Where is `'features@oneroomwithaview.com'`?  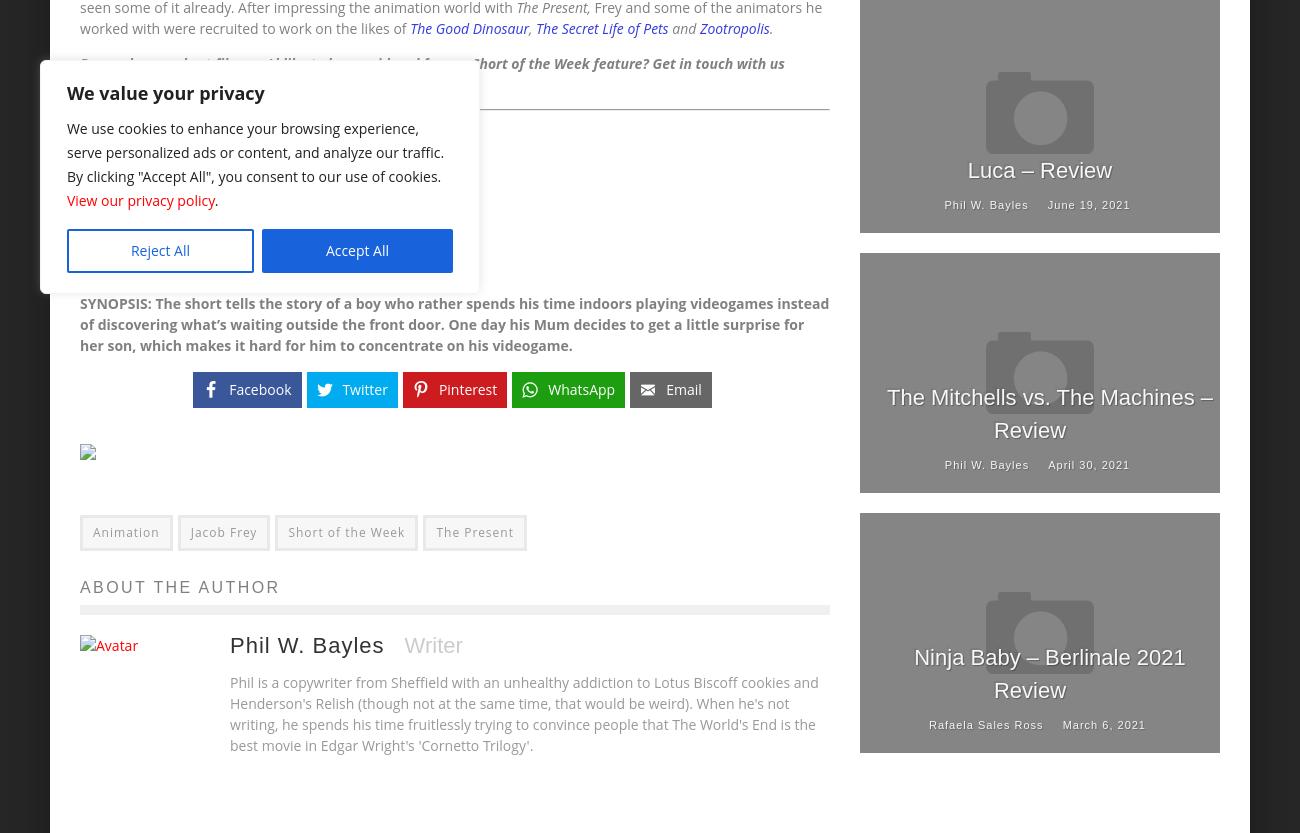
'features@oneroomwithaview.com' is located at coordinates (206, 83).